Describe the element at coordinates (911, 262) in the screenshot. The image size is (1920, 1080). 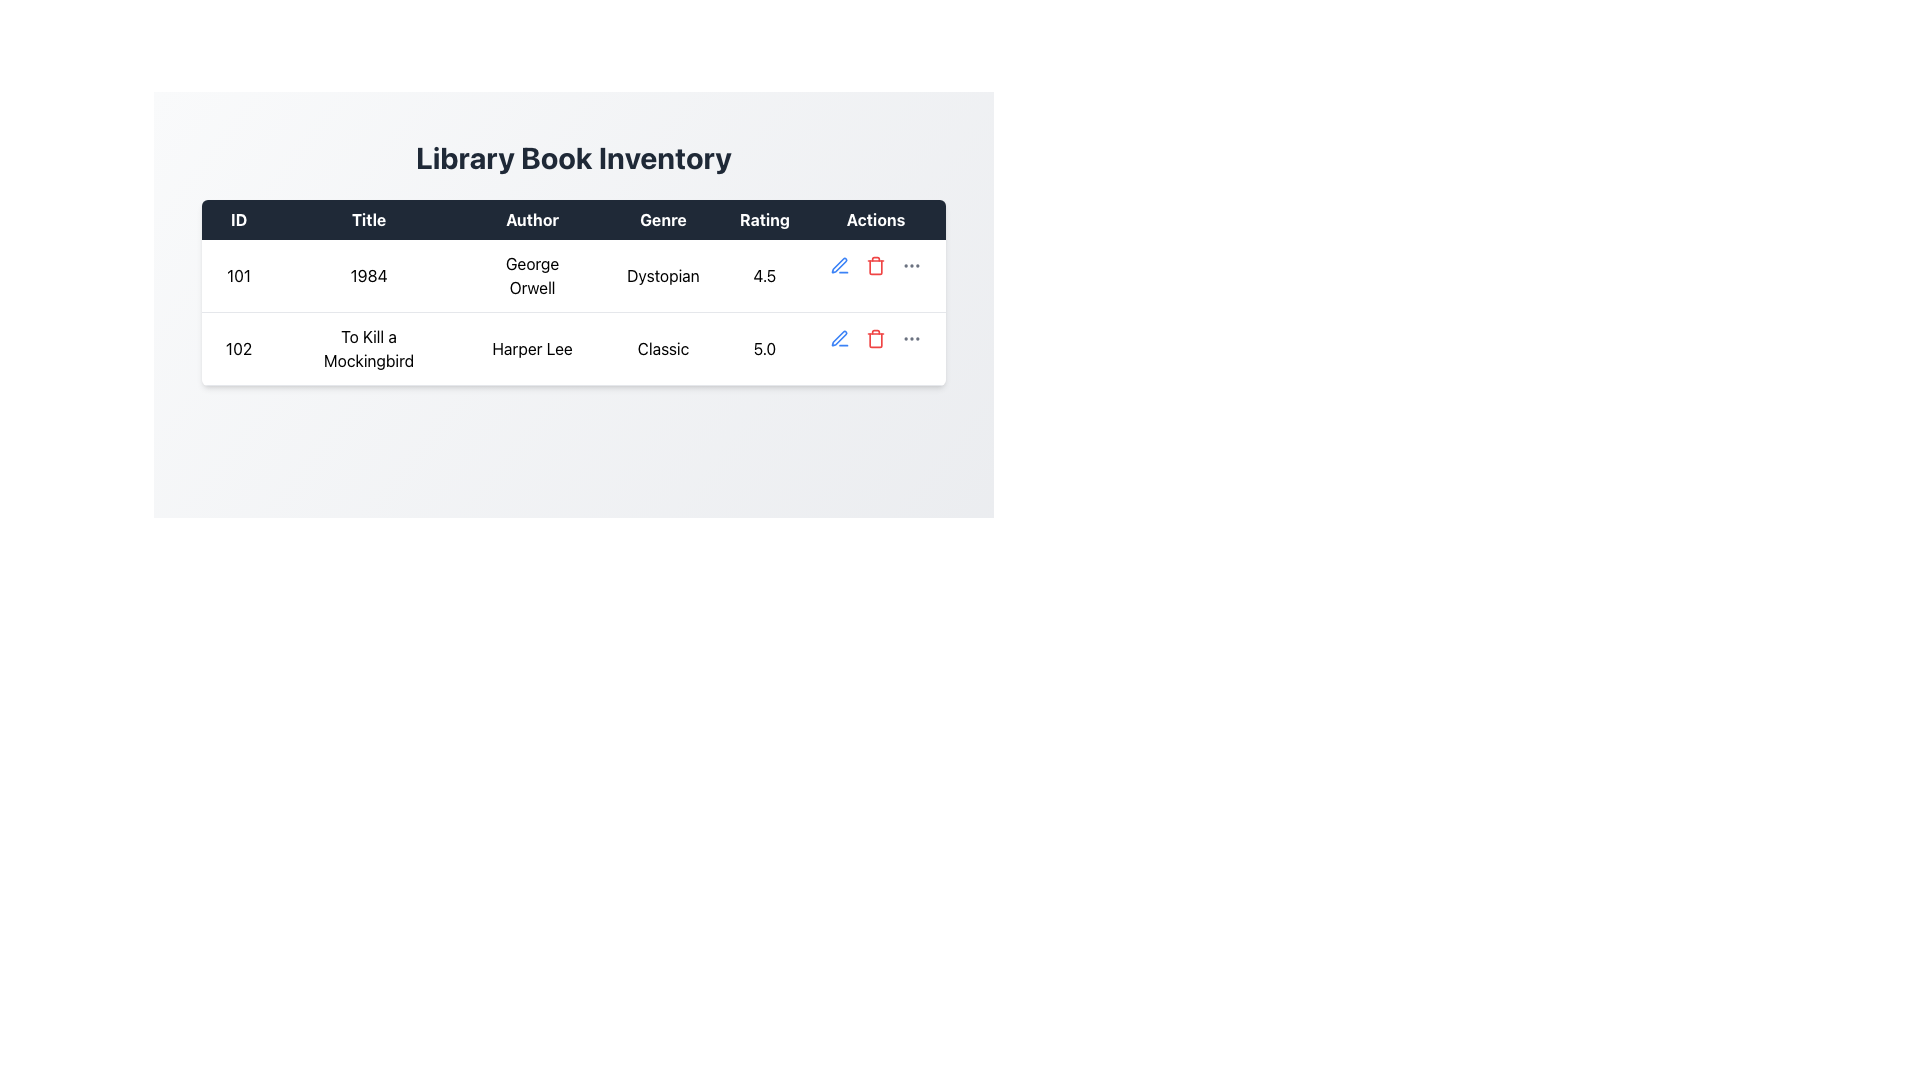
I see `the button located in the last row of the table under the 'Actions' column, which is the third interactive element following the edit (pen) and delete (trash) icons` at that location.